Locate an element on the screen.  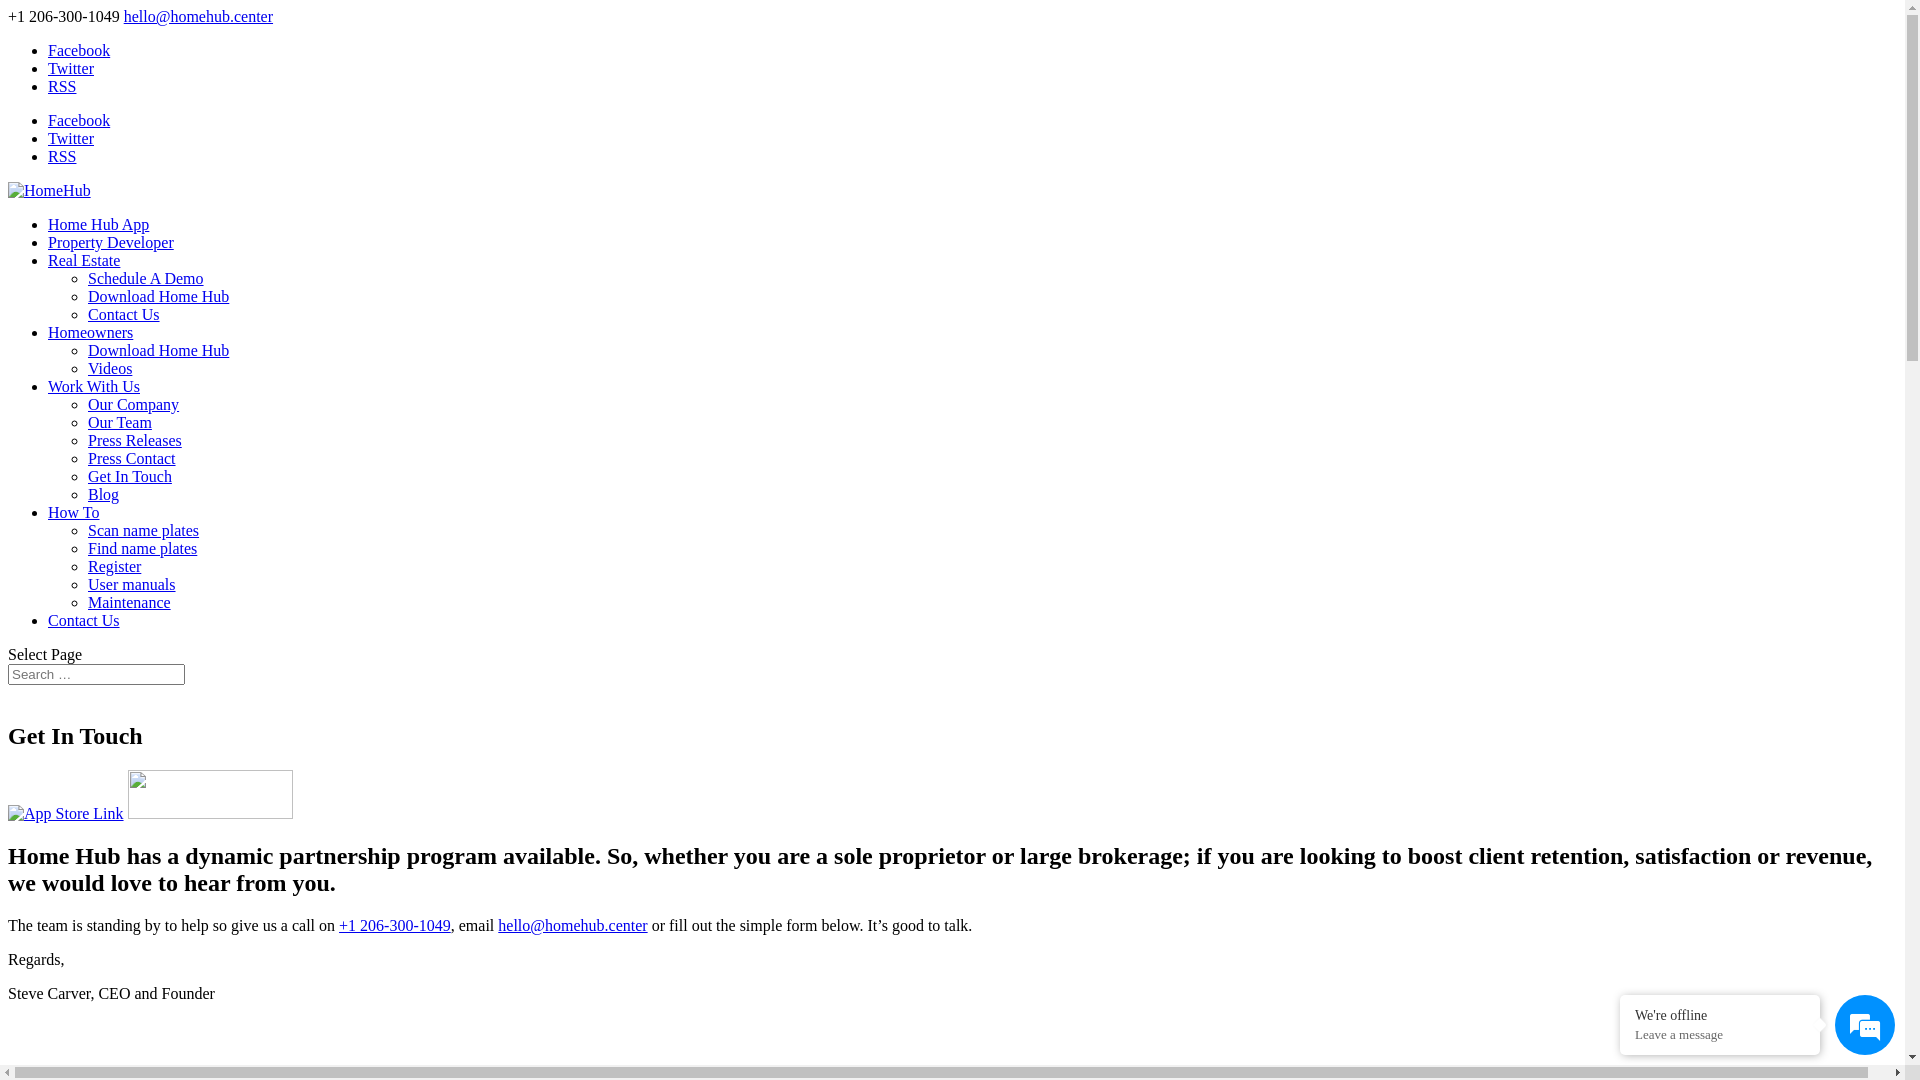
'Scan name plates' is located at coordinates (86, 529).